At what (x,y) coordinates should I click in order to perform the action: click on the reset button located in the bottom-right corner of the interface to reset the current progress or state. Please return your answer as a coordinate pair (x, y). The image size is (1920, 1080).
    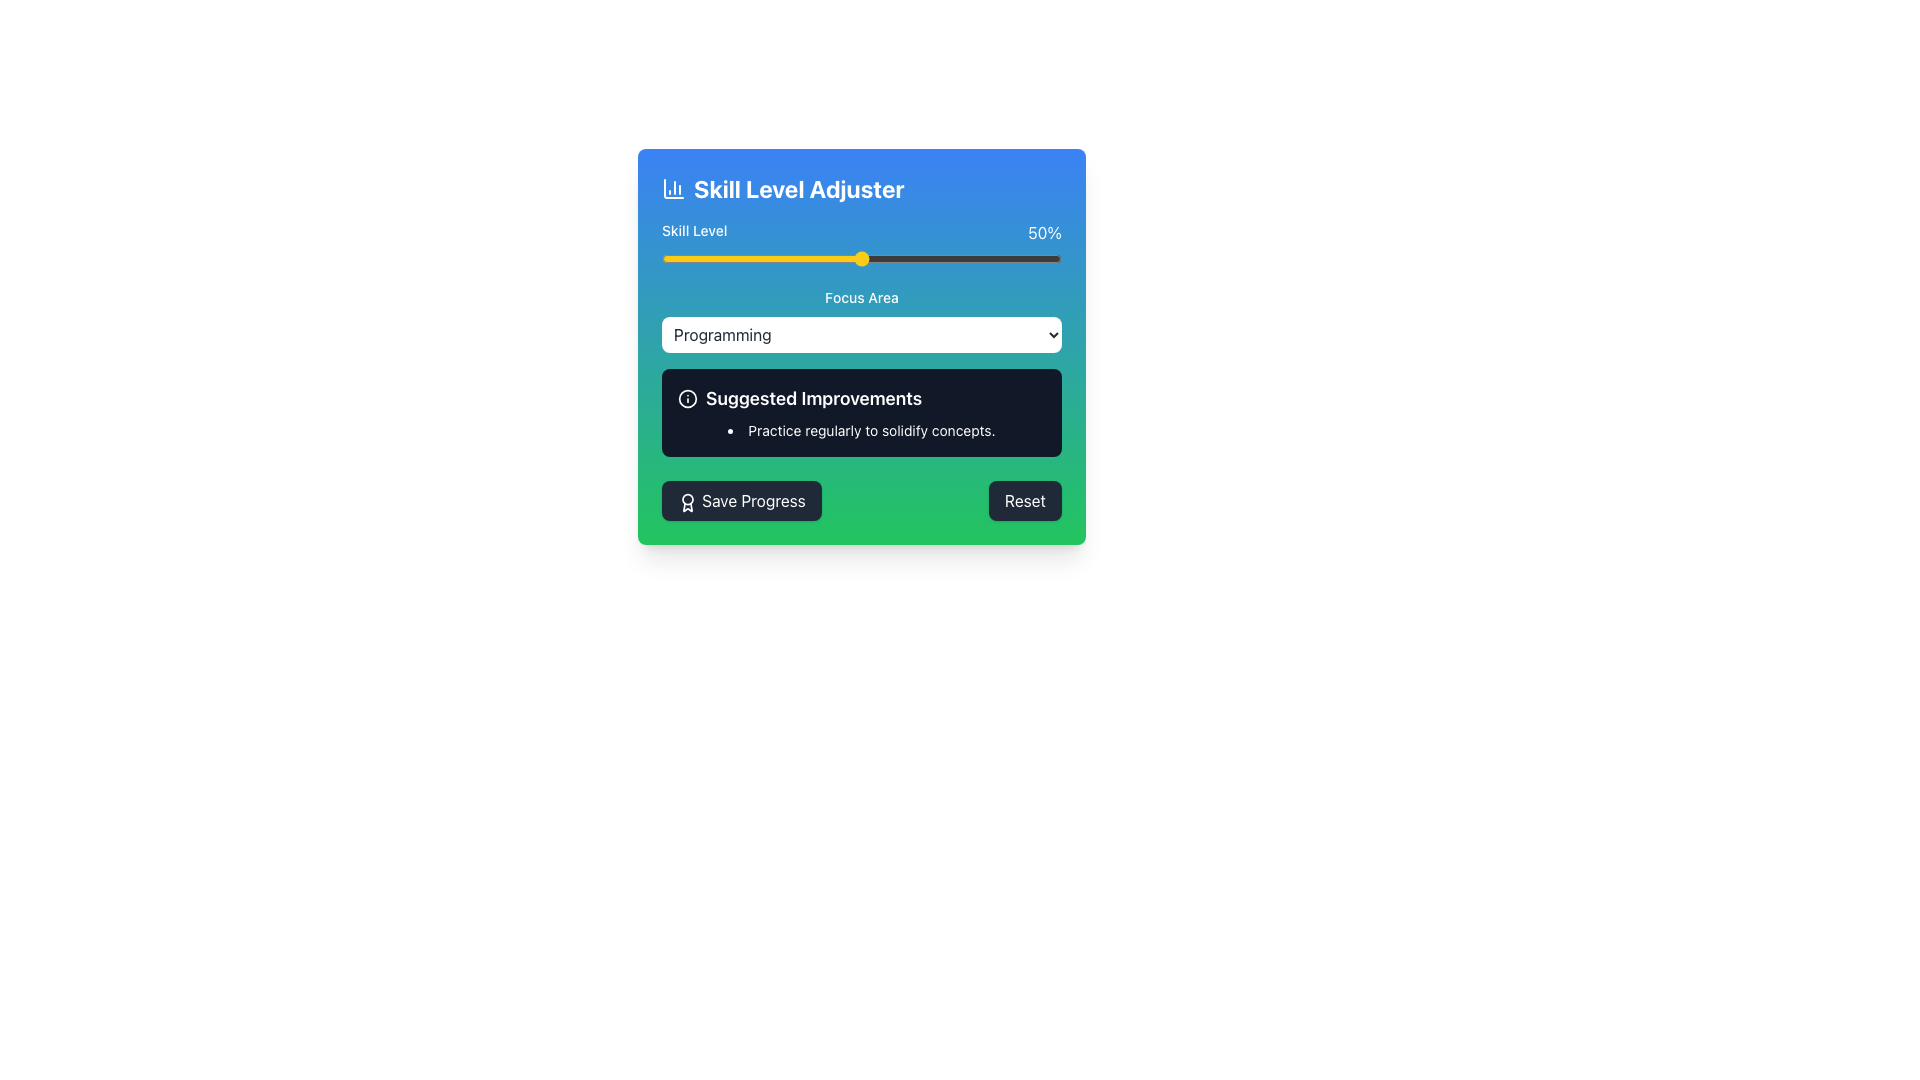
    Looking at the image, I should click on (1025, 500).